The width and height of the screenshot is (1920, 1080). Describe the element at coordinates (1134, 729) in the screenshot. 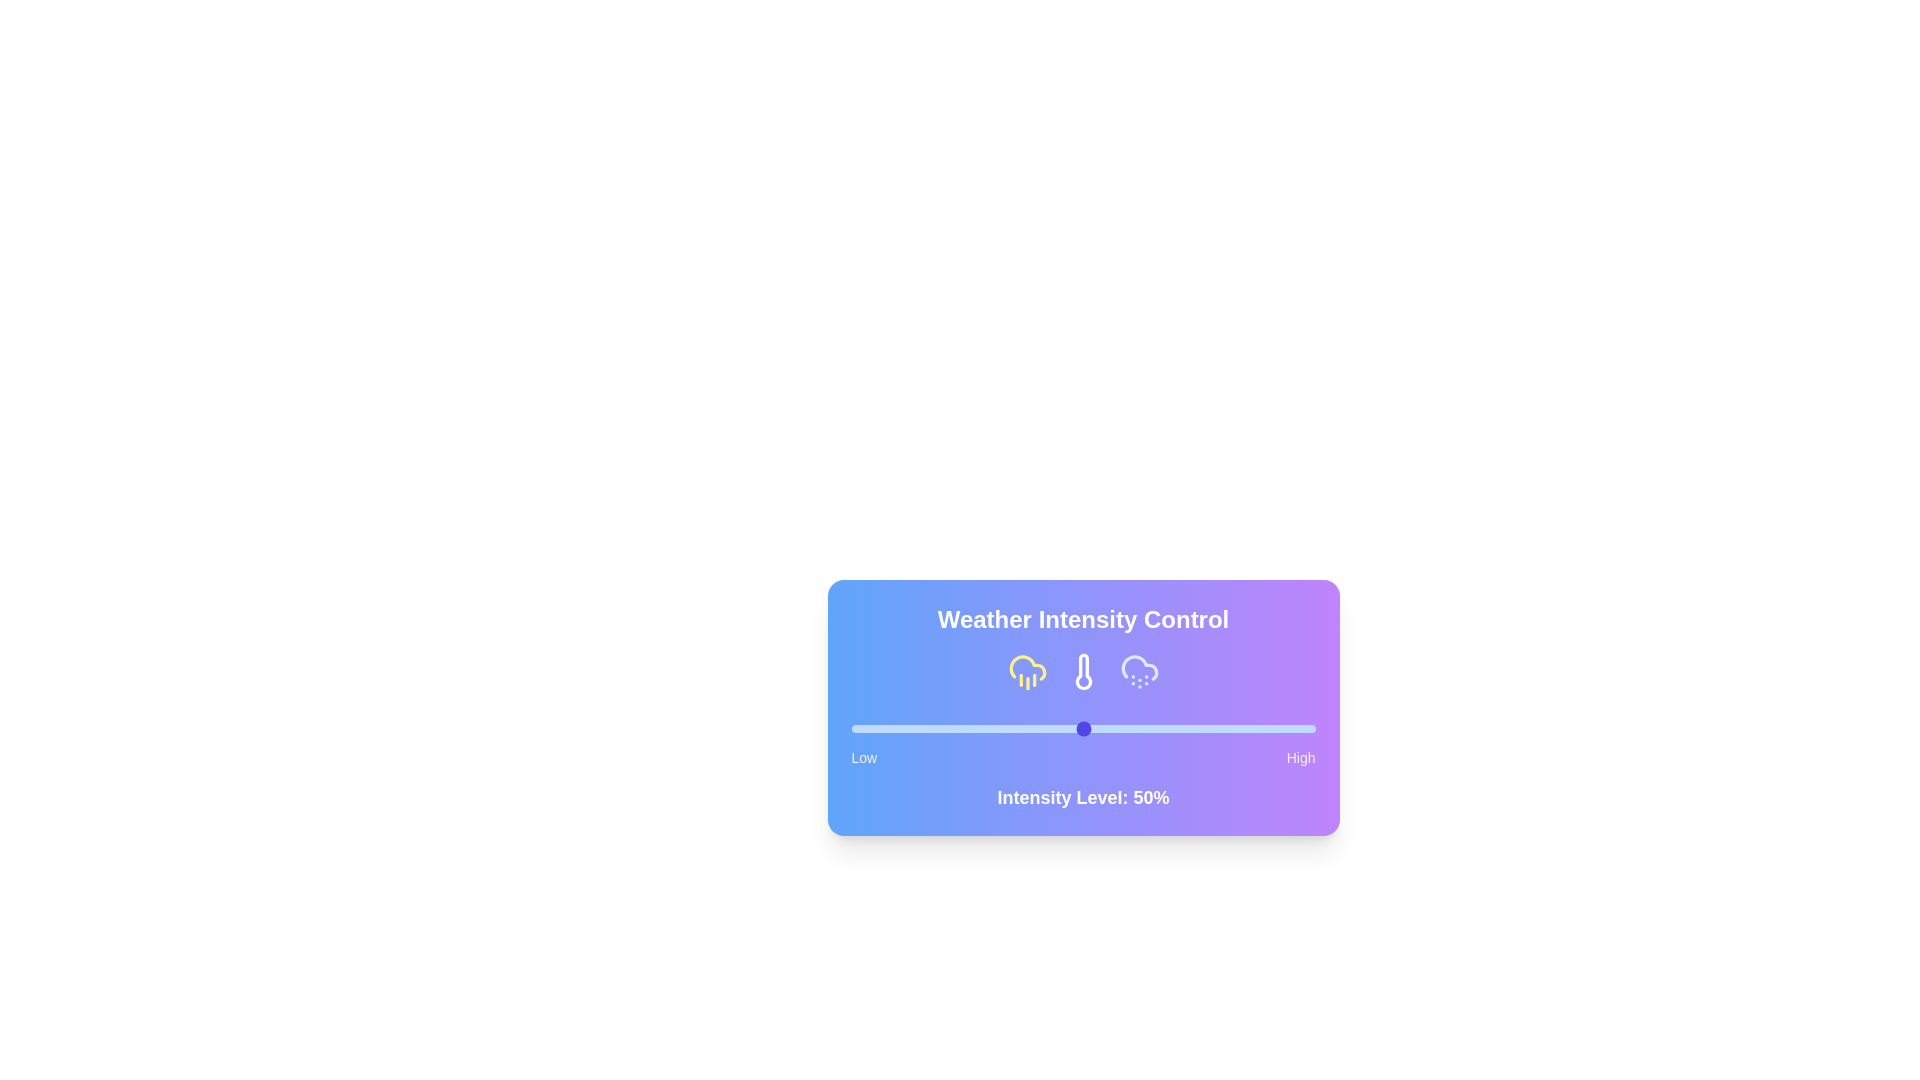

I see `the slider to set the intensity level to 61%` at that location.